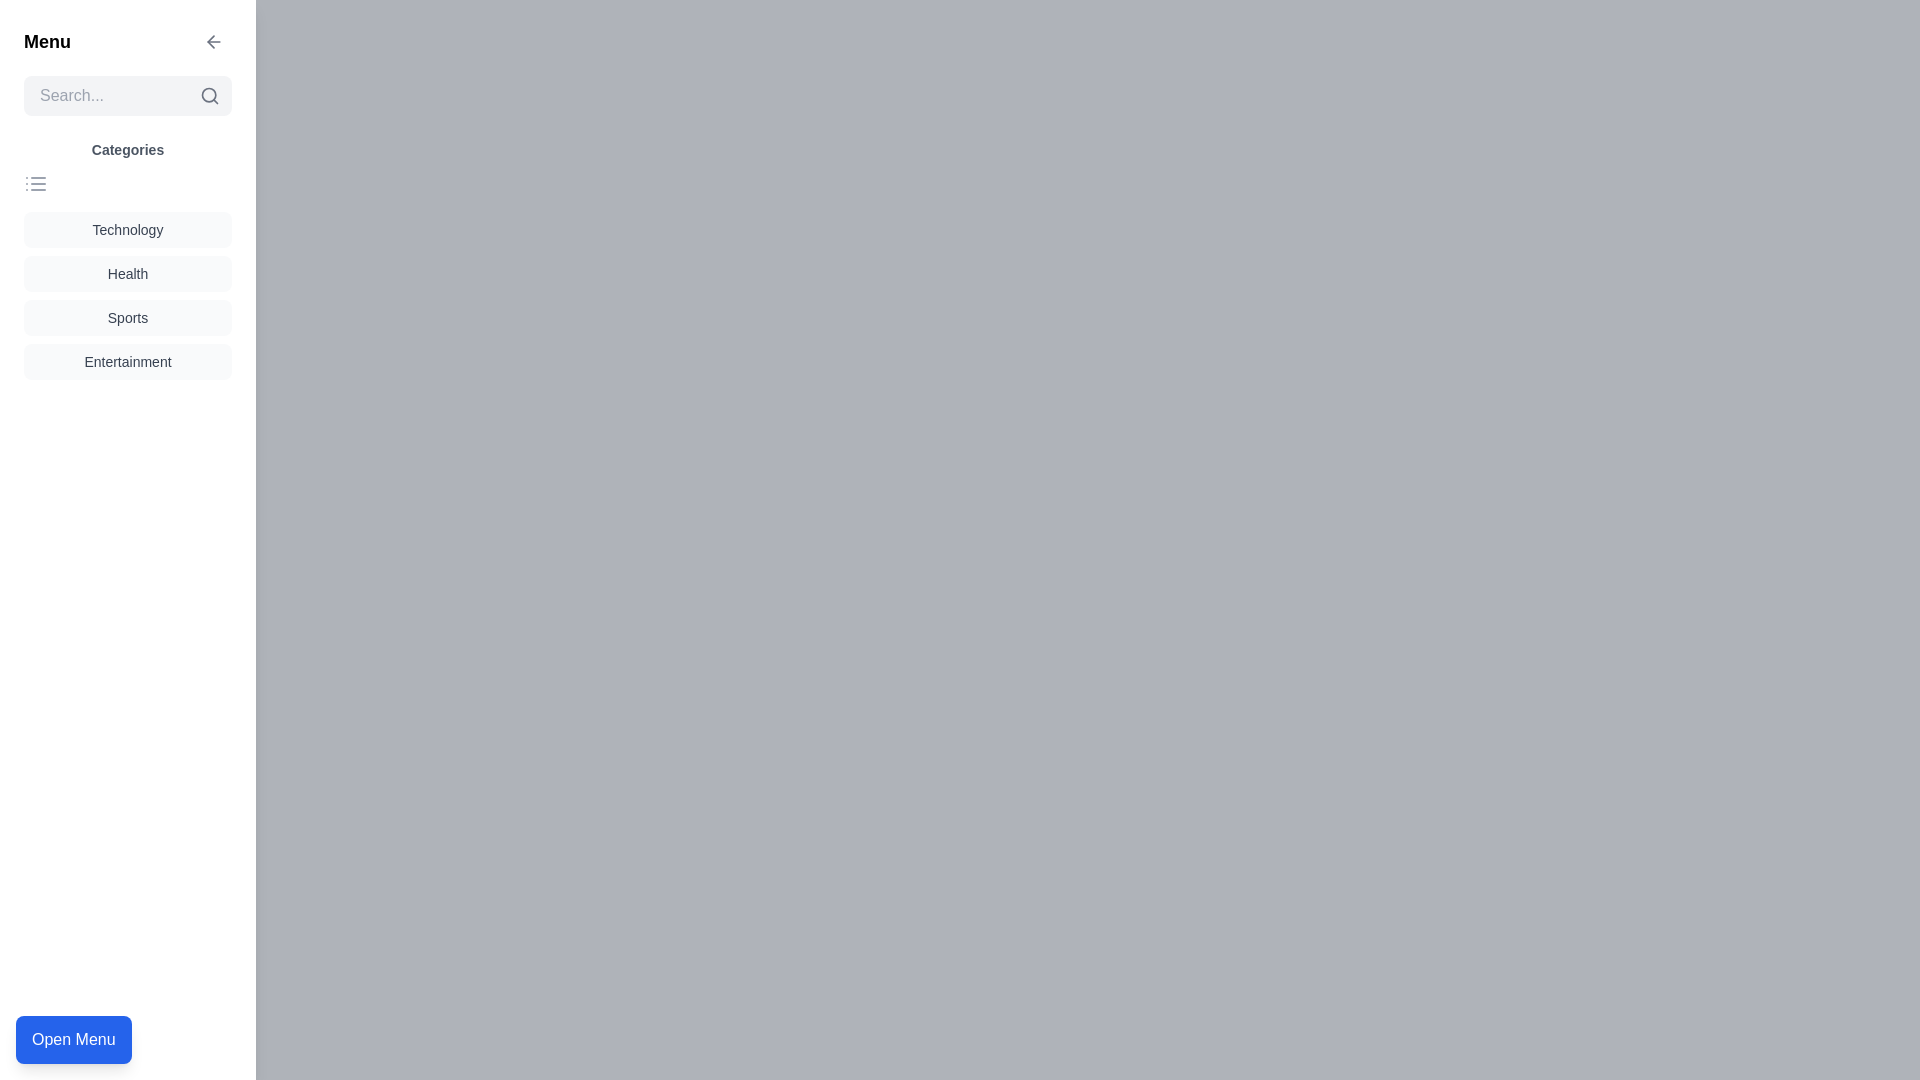 The width and height of the screenshot is (1920, 1080). I want to click on the decorative graphical circle, which is part of the magnifying glass icon in the search field at the top of the left-hand sidebar, so click(209, 95).